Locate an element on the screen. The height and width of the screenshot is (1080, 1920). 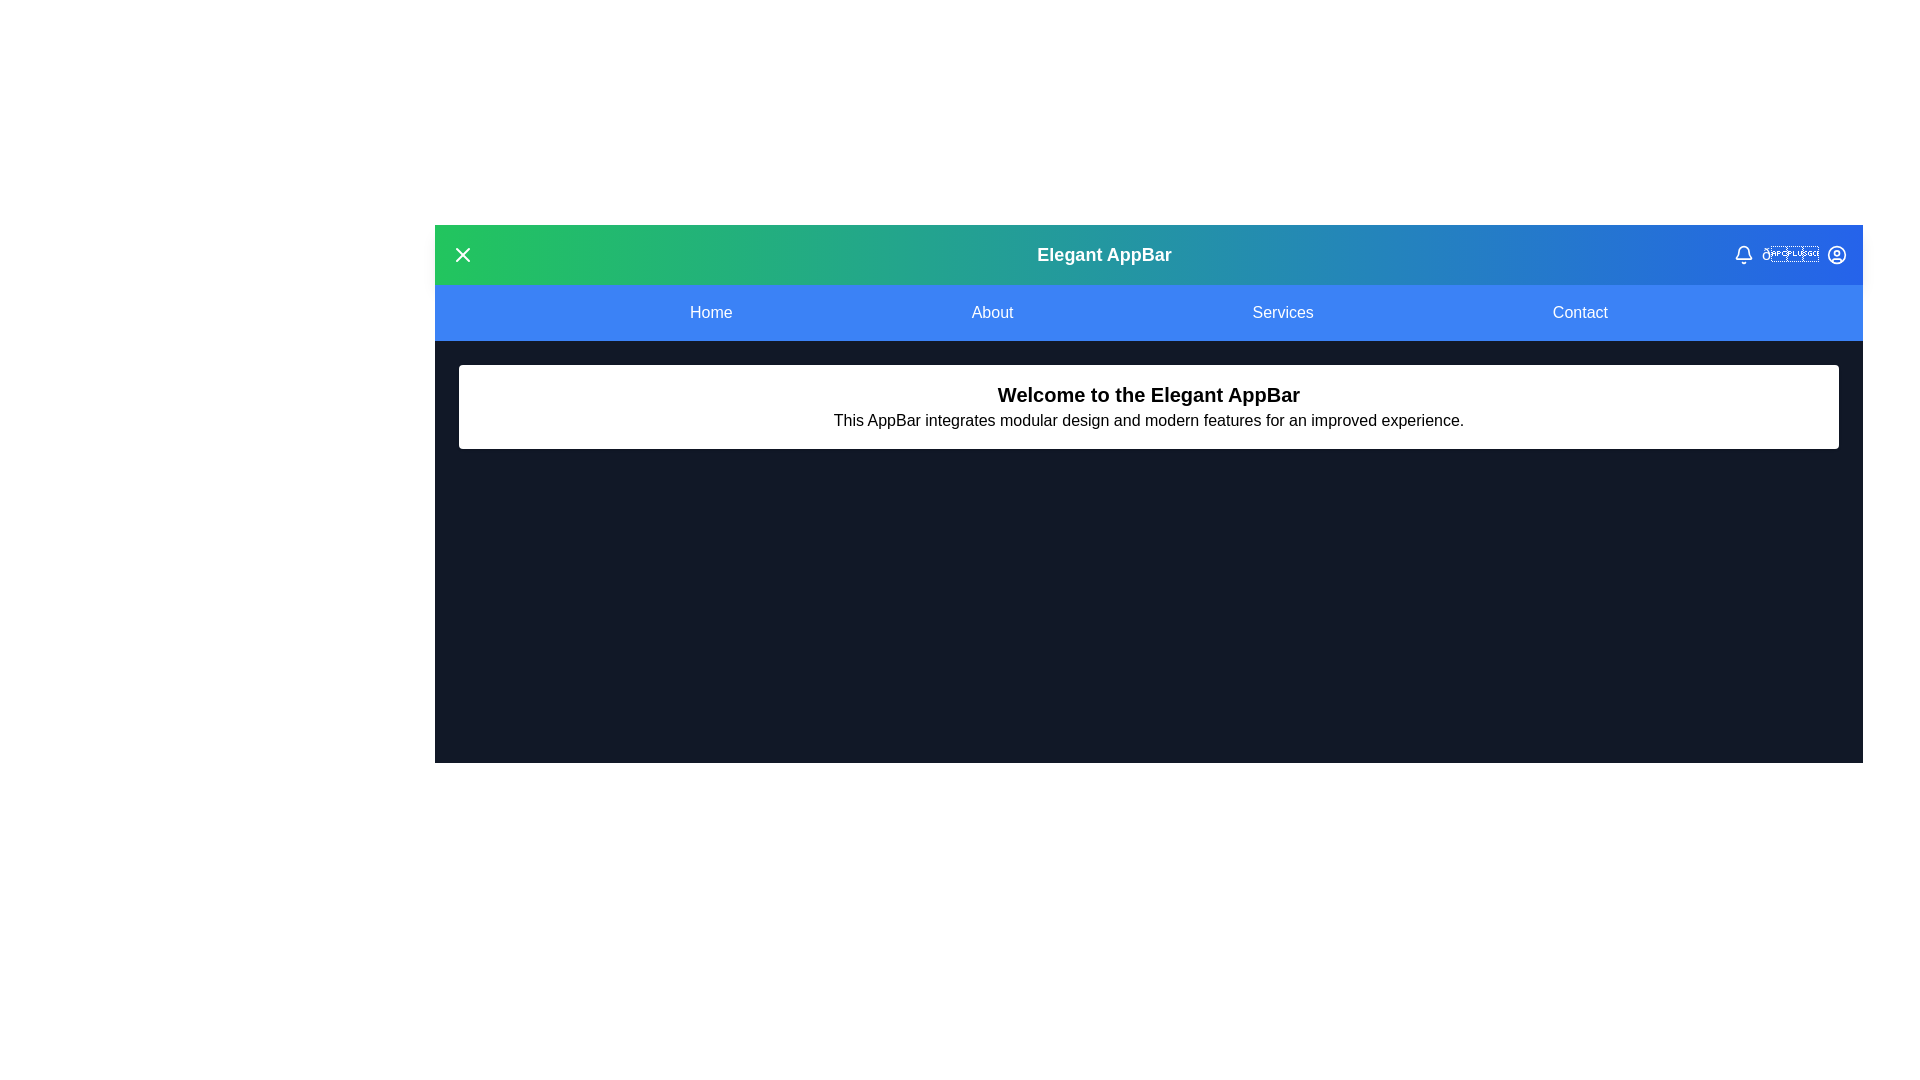
the navigation button labeled About to navigate to the corresponding section is located at coordinates (993, 312).